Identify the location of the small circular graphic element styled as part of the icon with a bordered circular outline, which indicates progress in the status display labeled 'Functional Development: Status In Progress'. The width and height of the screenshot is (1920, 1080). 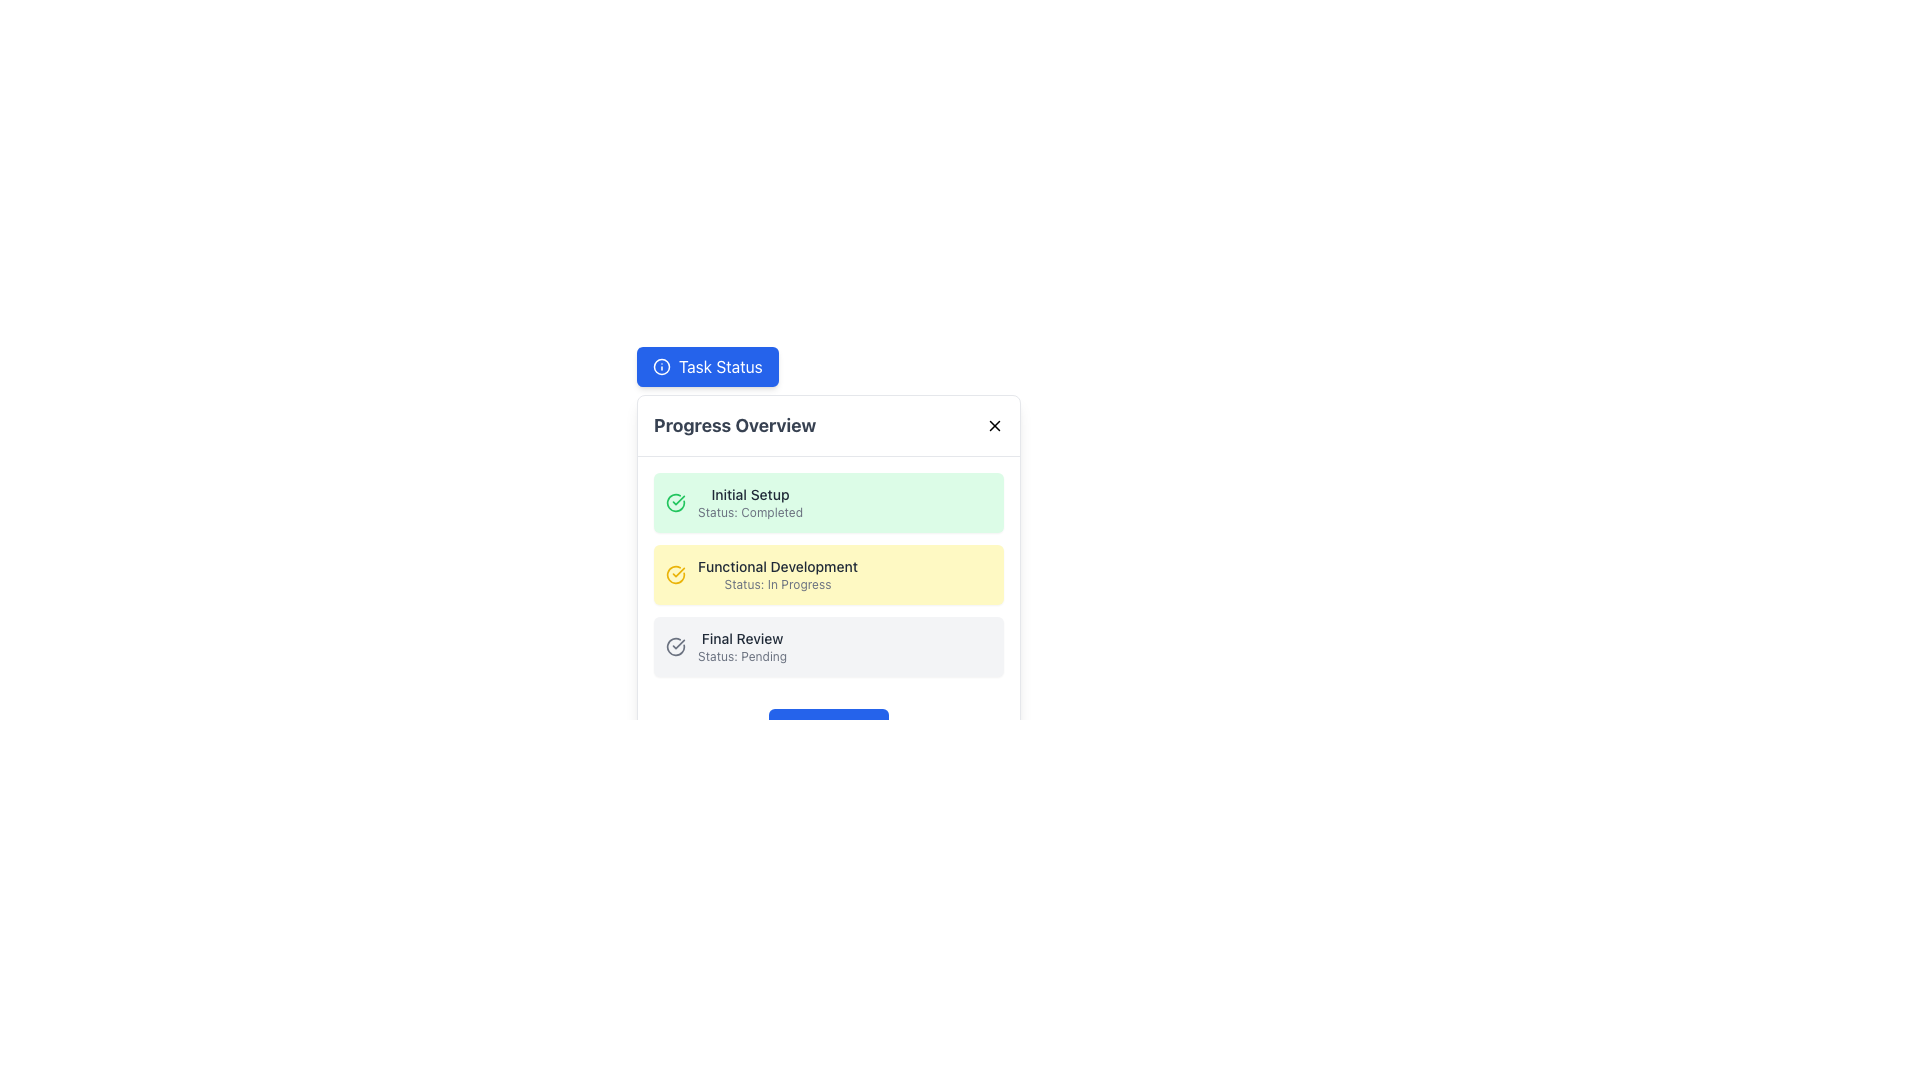
(676, 574).